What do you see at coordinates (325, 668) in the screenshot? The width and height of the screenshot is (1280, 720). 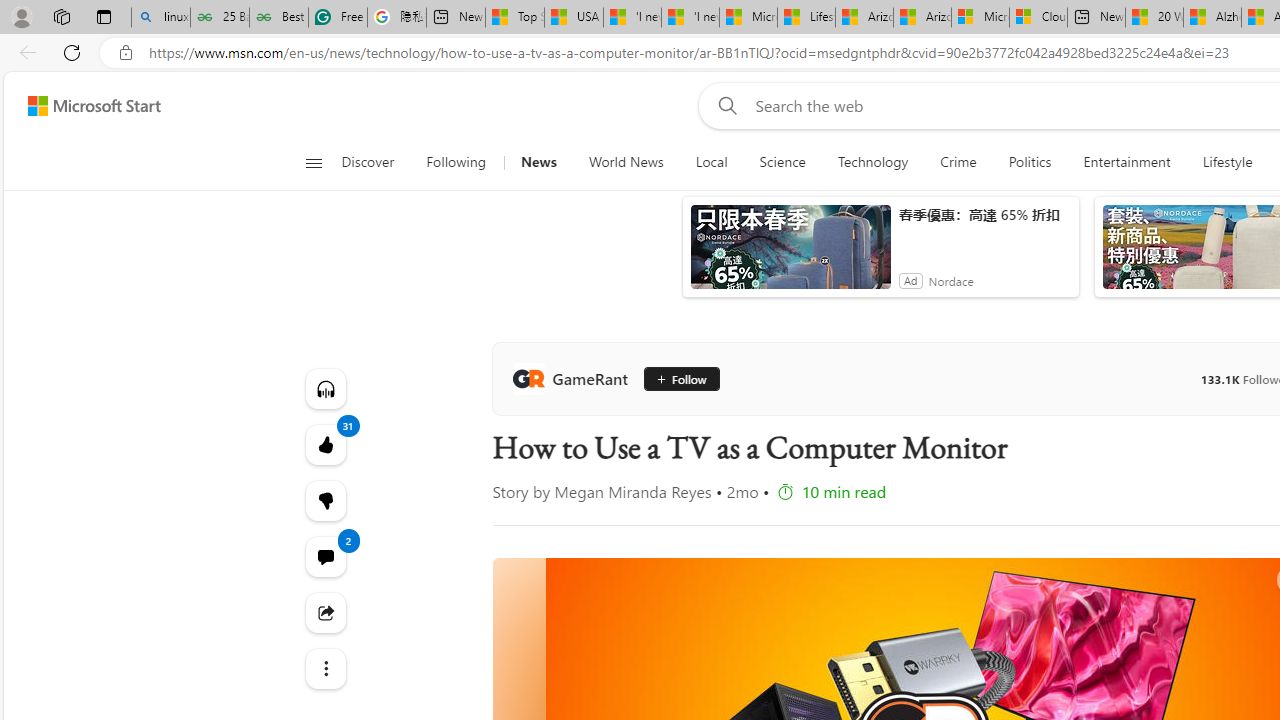 I see `'See more'` at bounding box center [325, 668].